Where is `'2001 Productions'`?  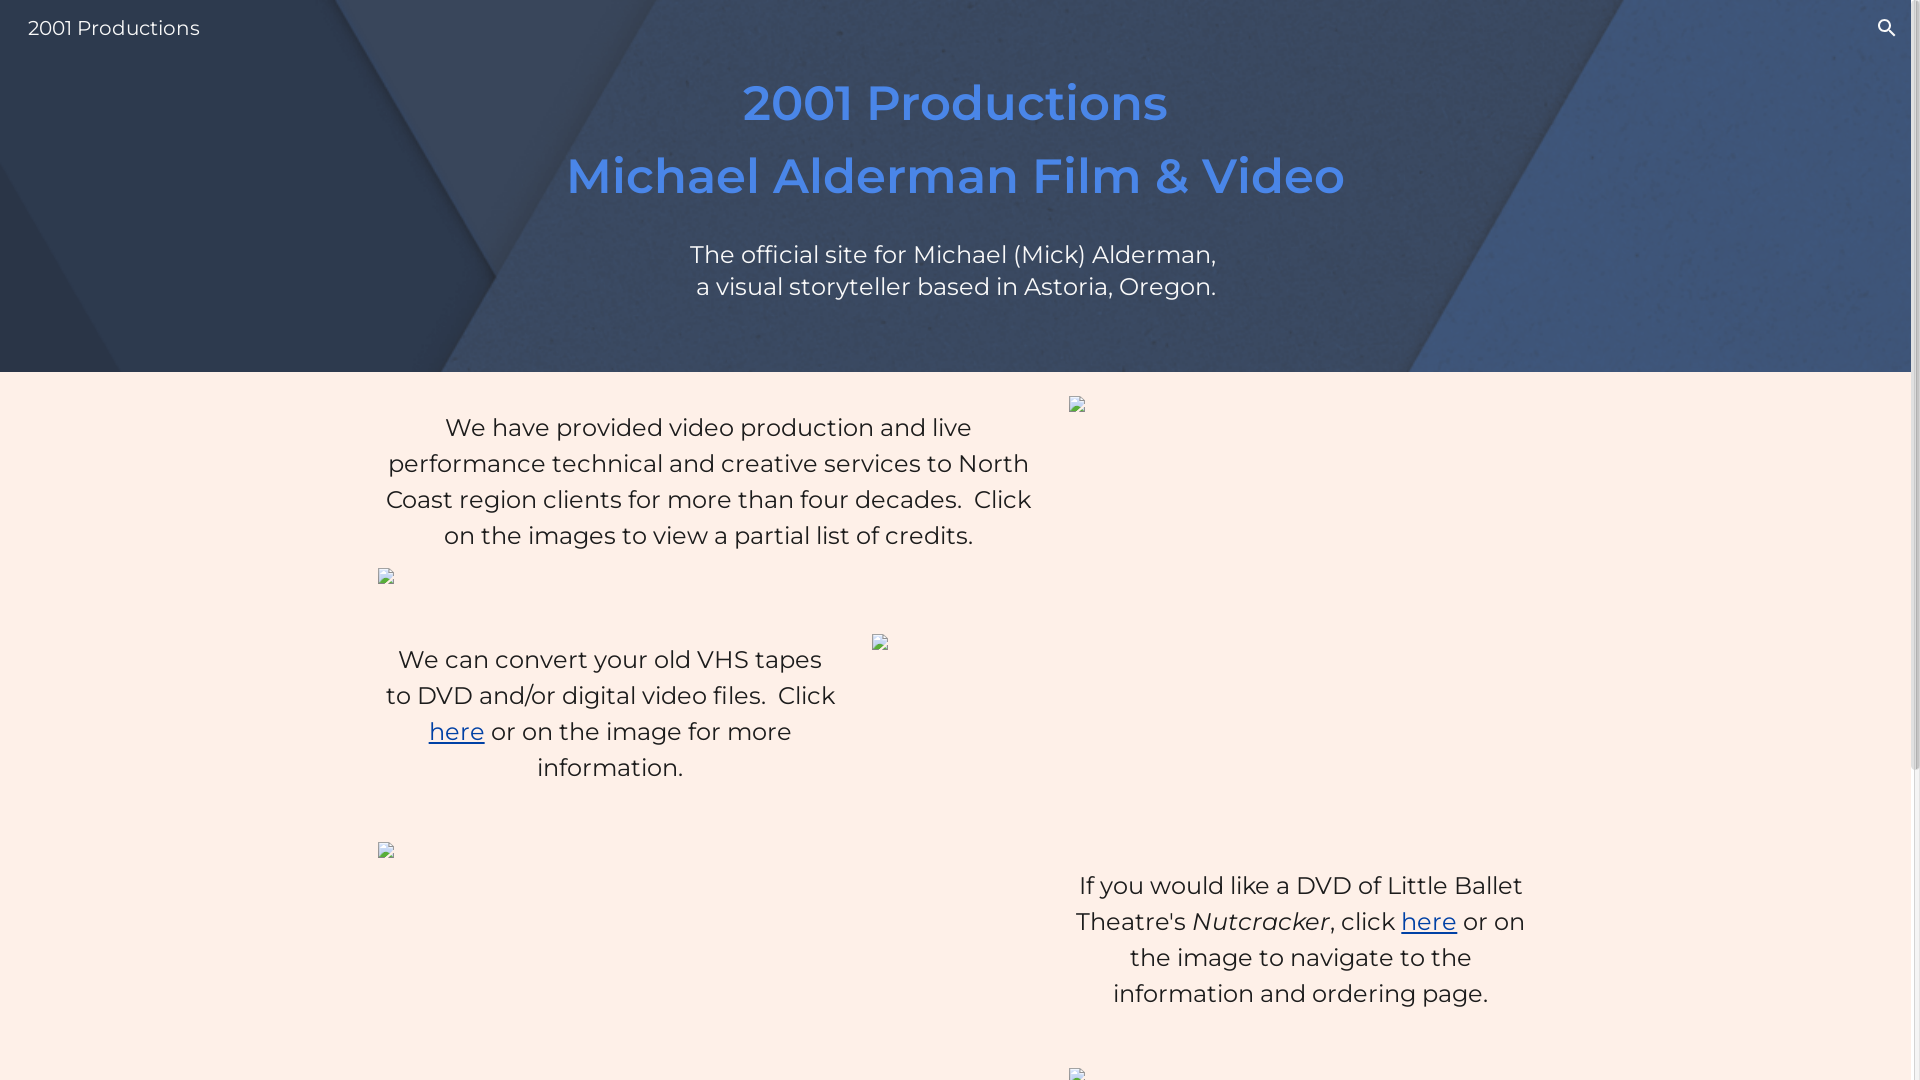 '2001 Productions' is located at coordinates (15, 26).